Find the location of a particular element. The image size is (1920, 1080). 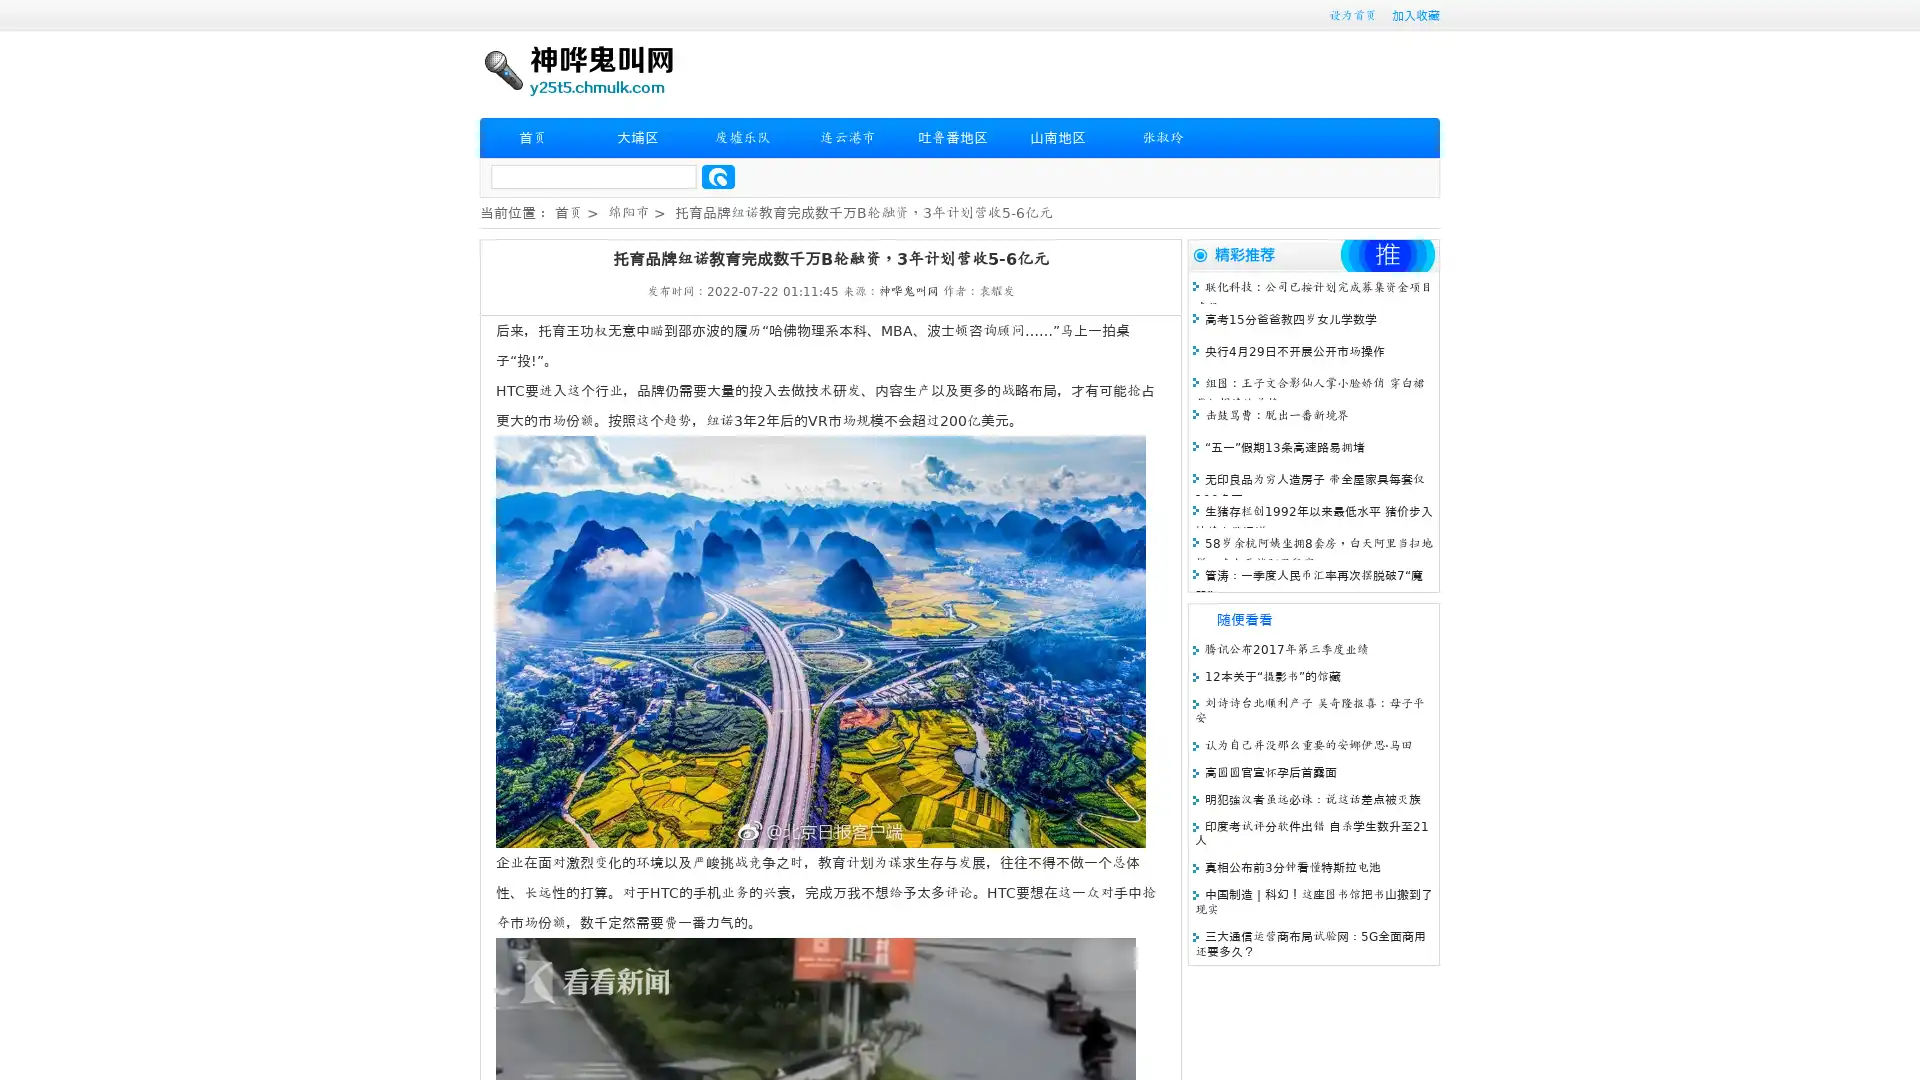

Search is located at coordinates (718, 176).